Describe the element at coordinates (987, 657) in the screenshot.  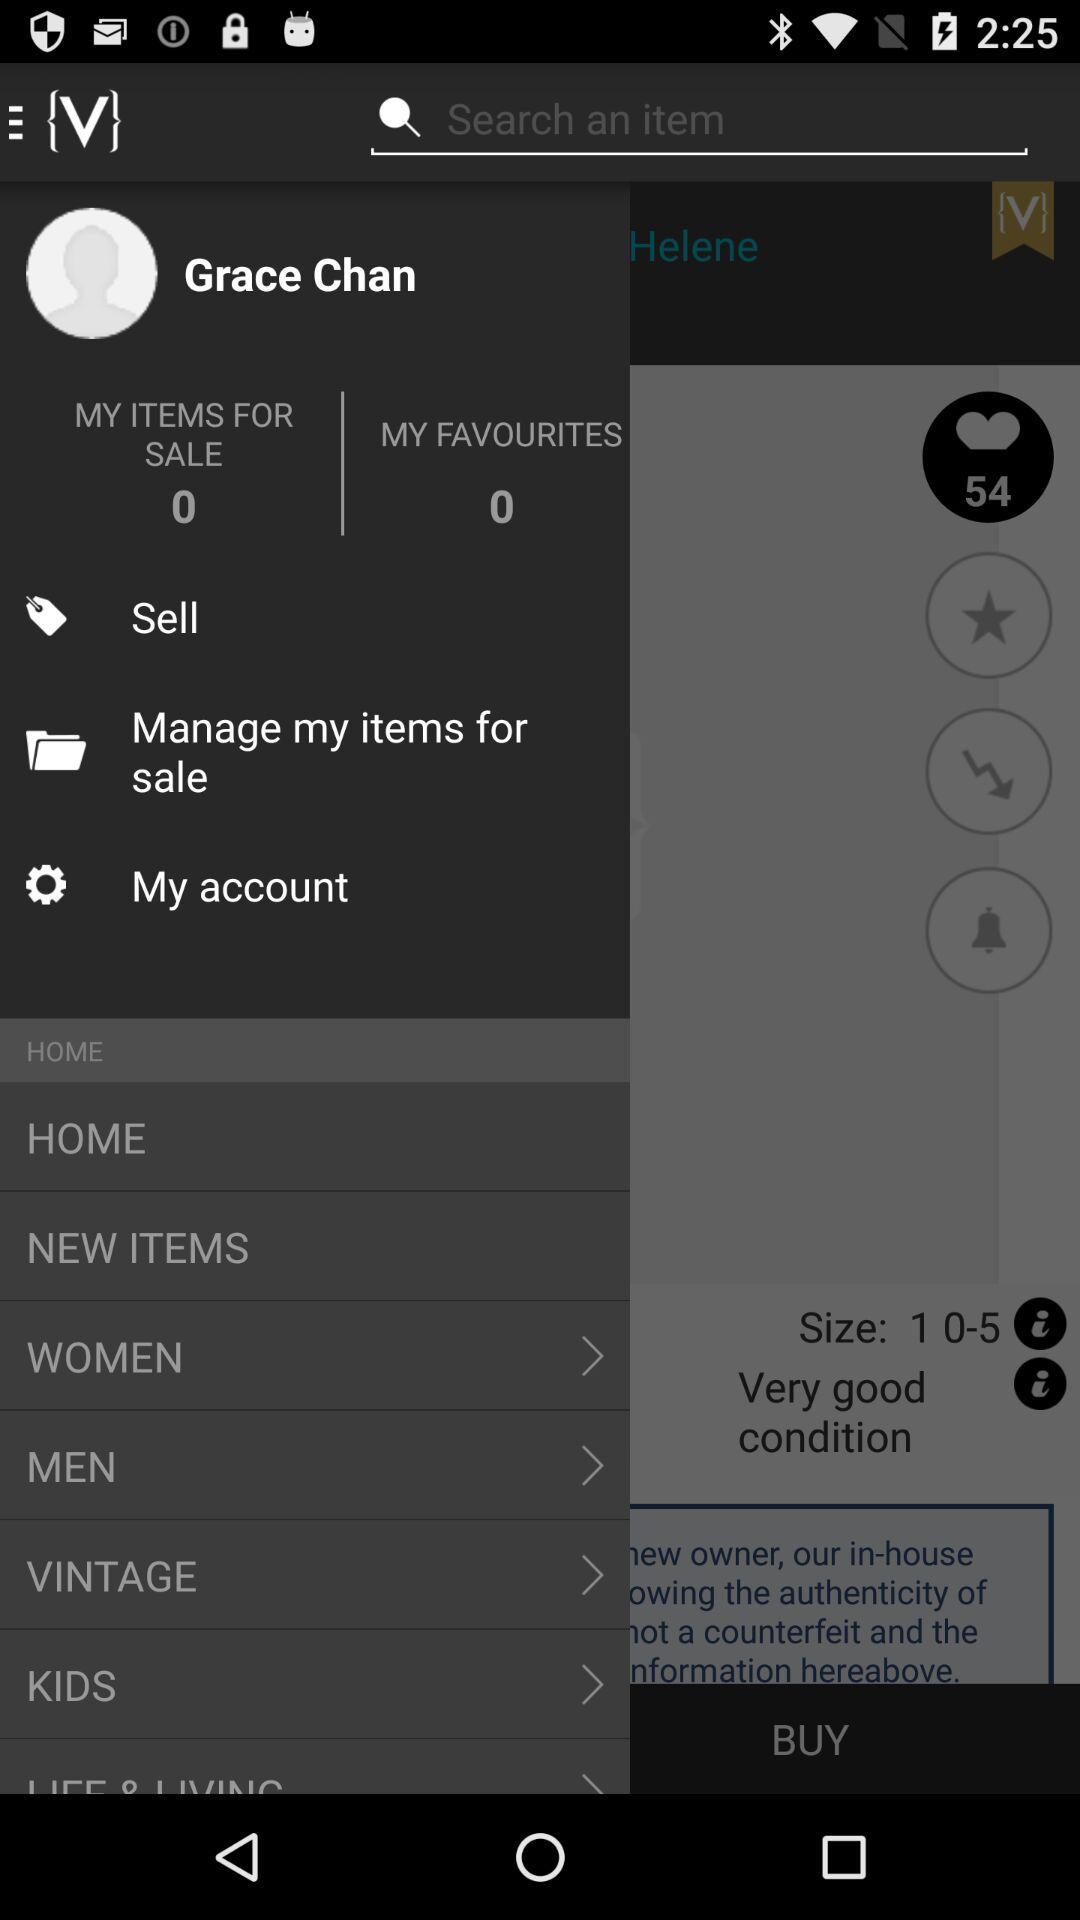
I see `the star icon` at that location.